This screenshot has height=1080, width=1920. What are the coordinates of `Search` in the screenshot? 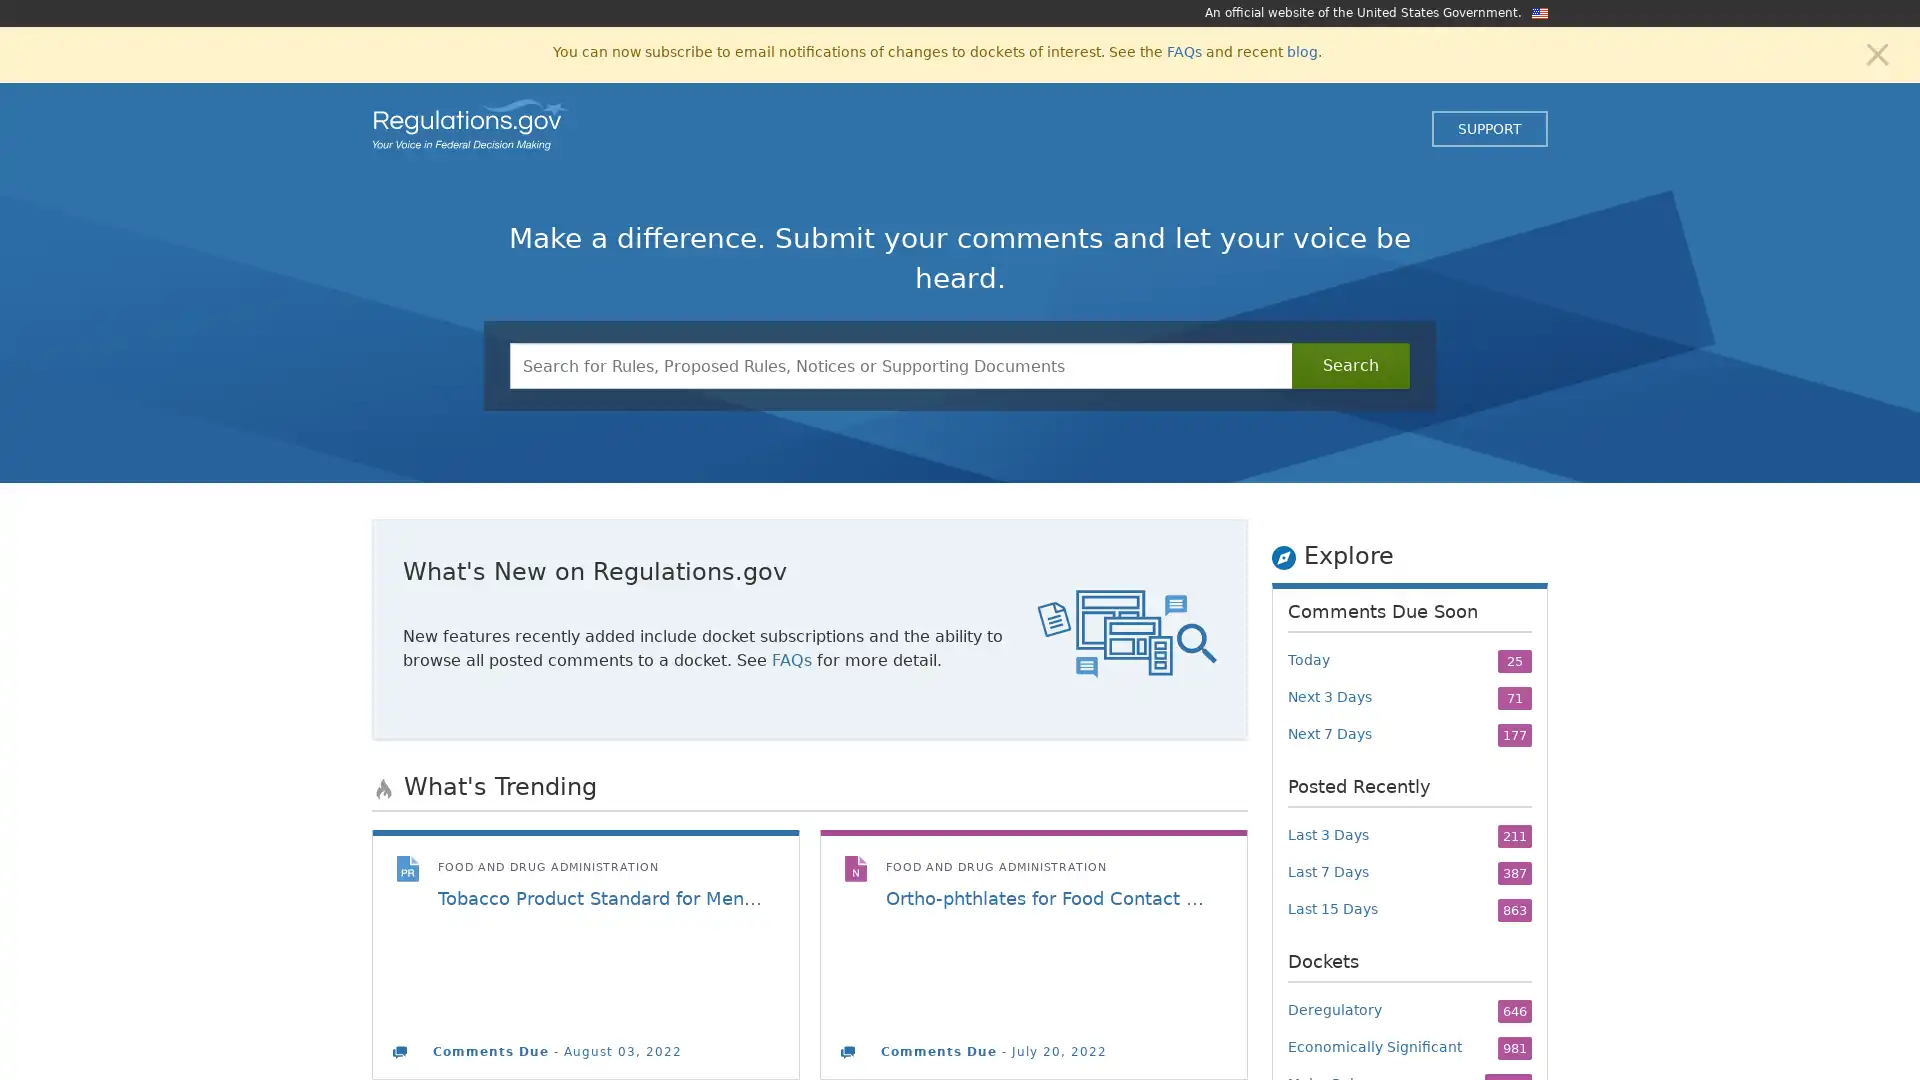 It's located at (1350, 366).